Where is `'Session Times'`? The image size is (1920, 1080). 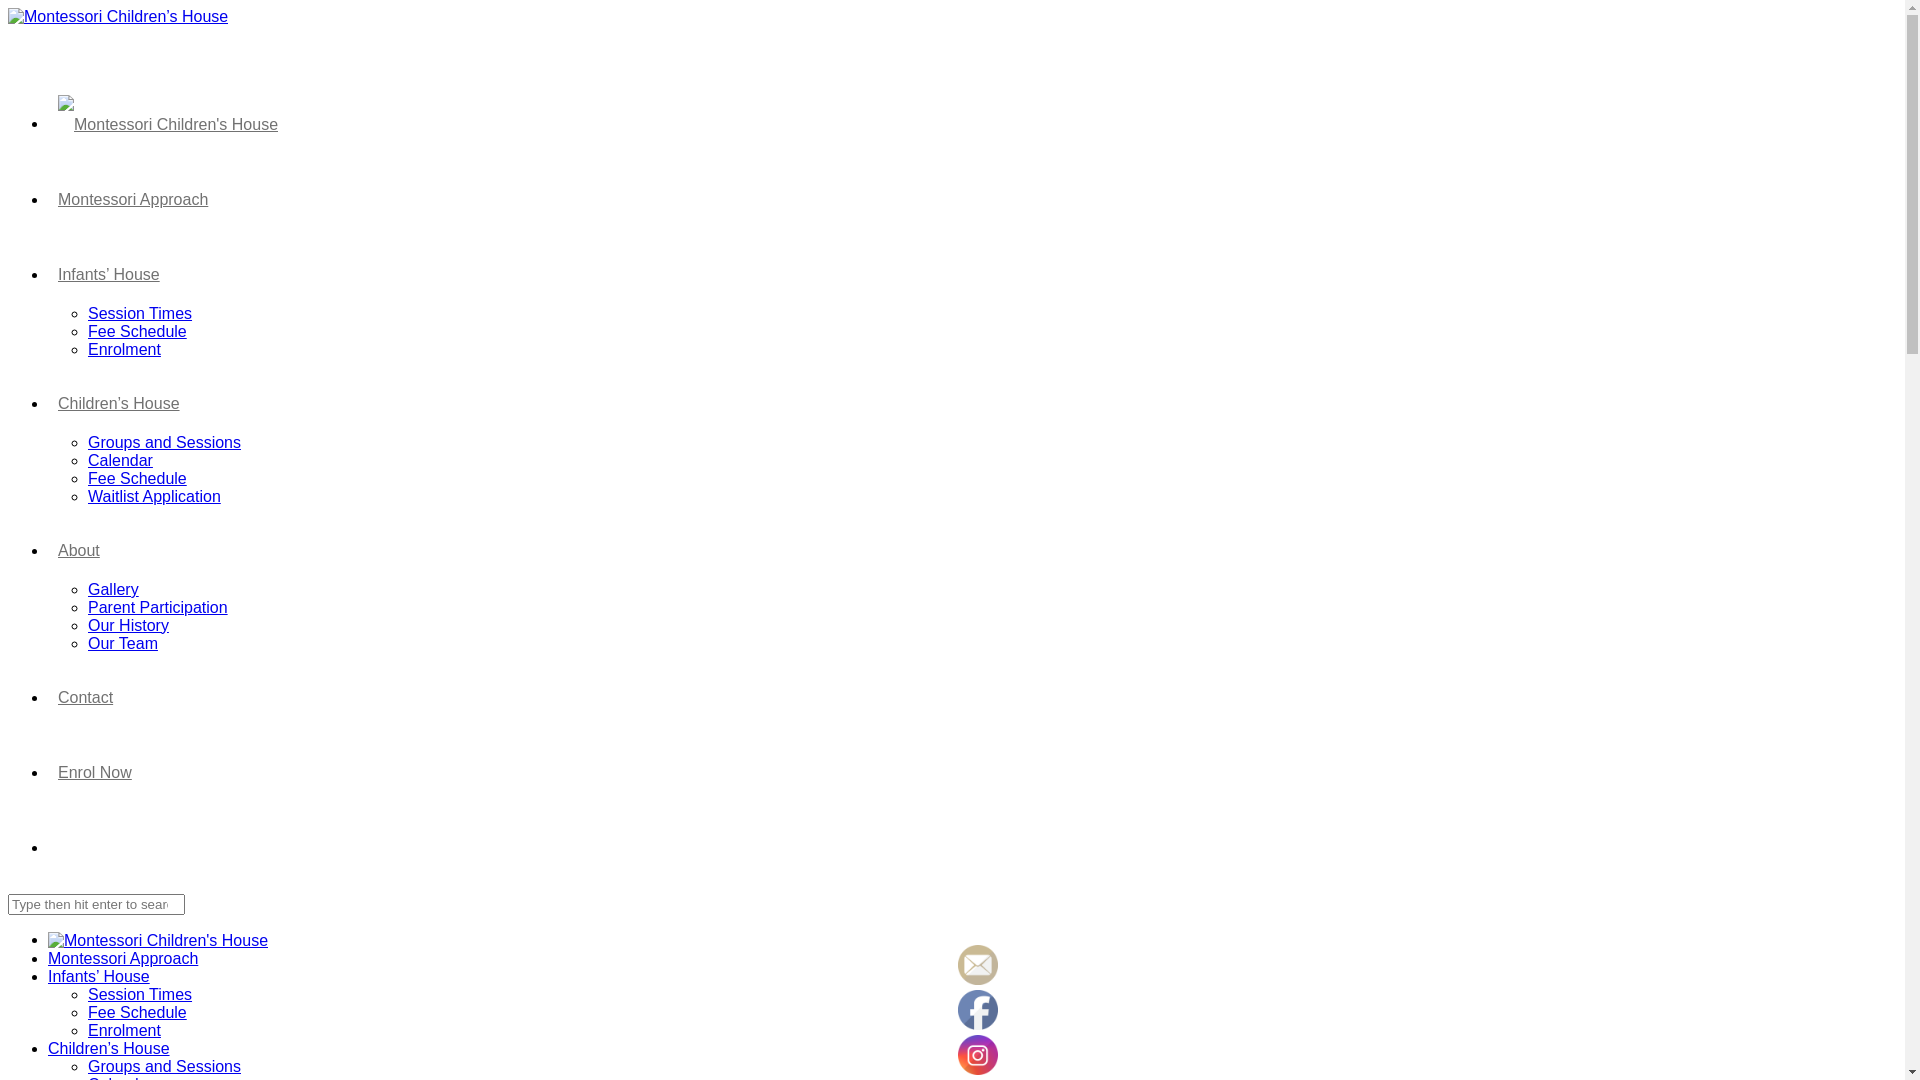
'Session Times' is located at coordinates (138, 994).